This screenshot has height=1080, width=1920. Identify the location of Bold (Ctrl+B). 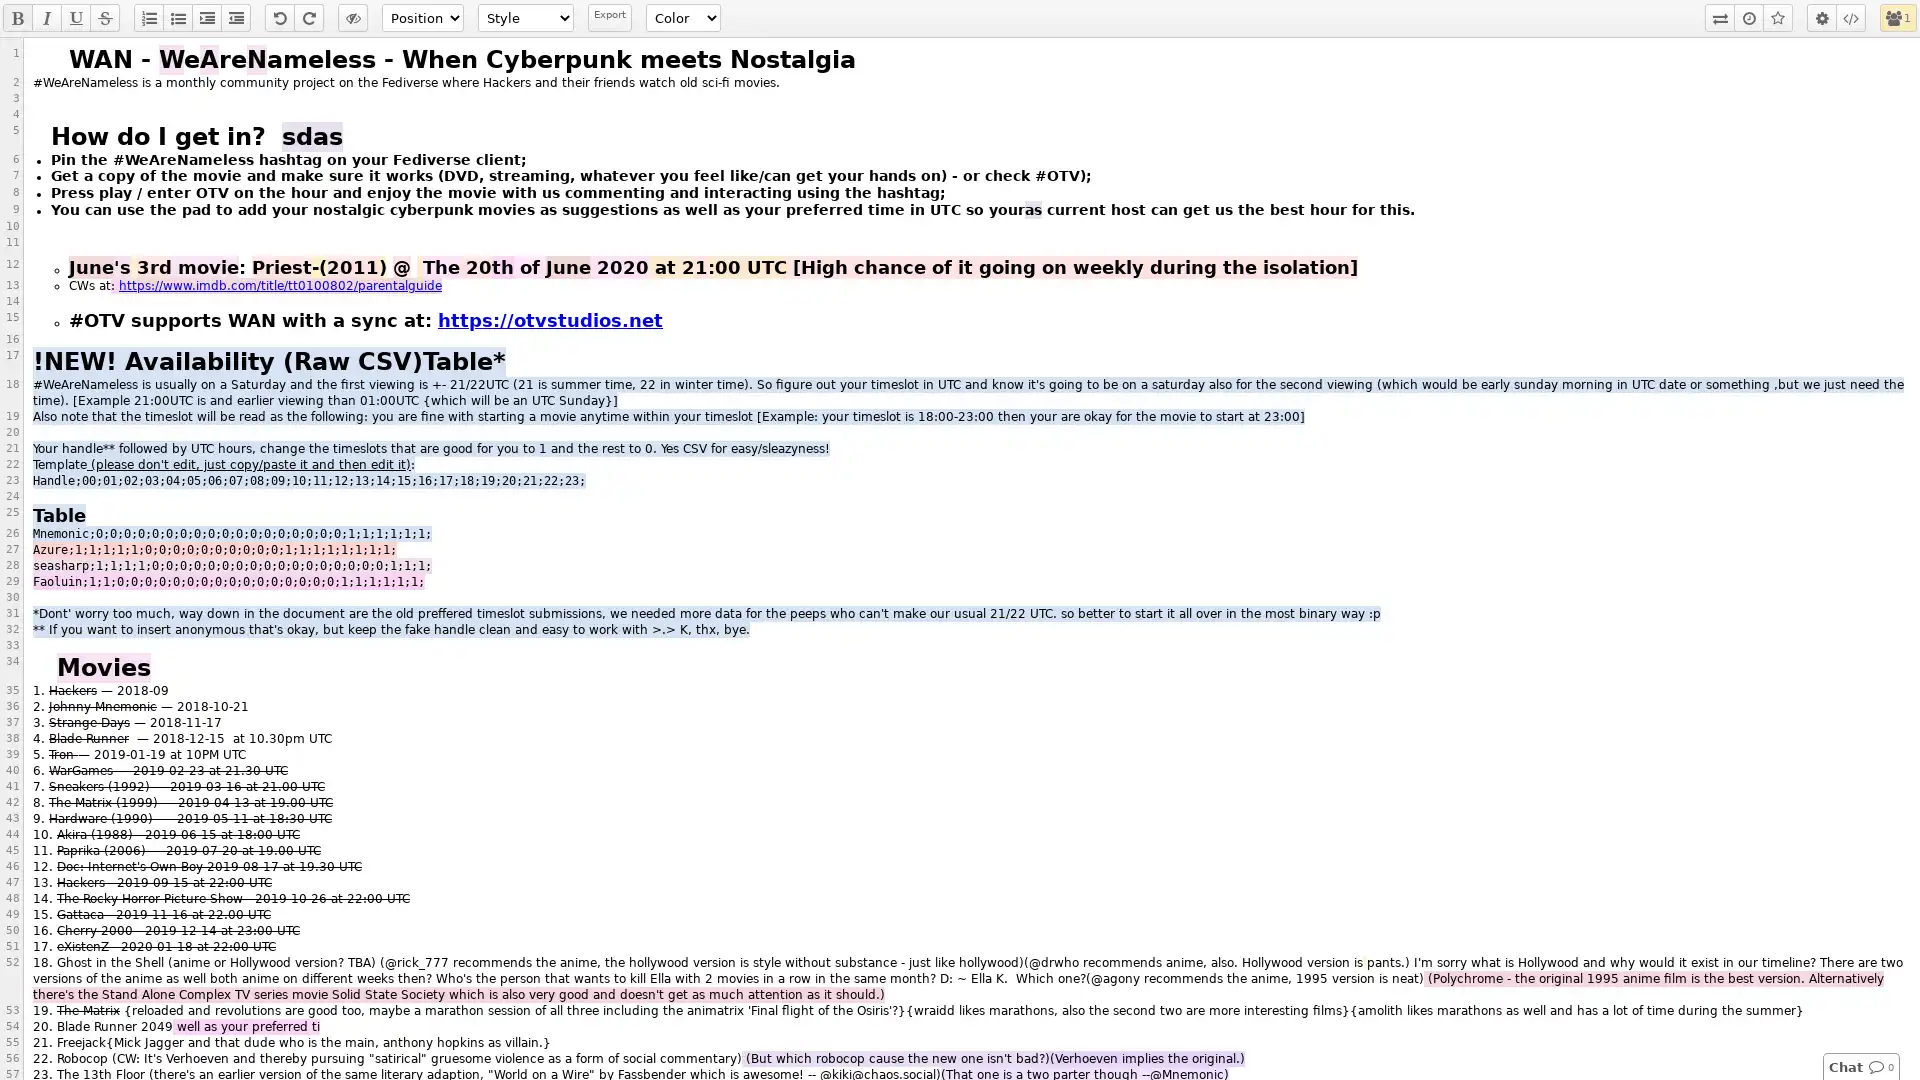
(18, 18).